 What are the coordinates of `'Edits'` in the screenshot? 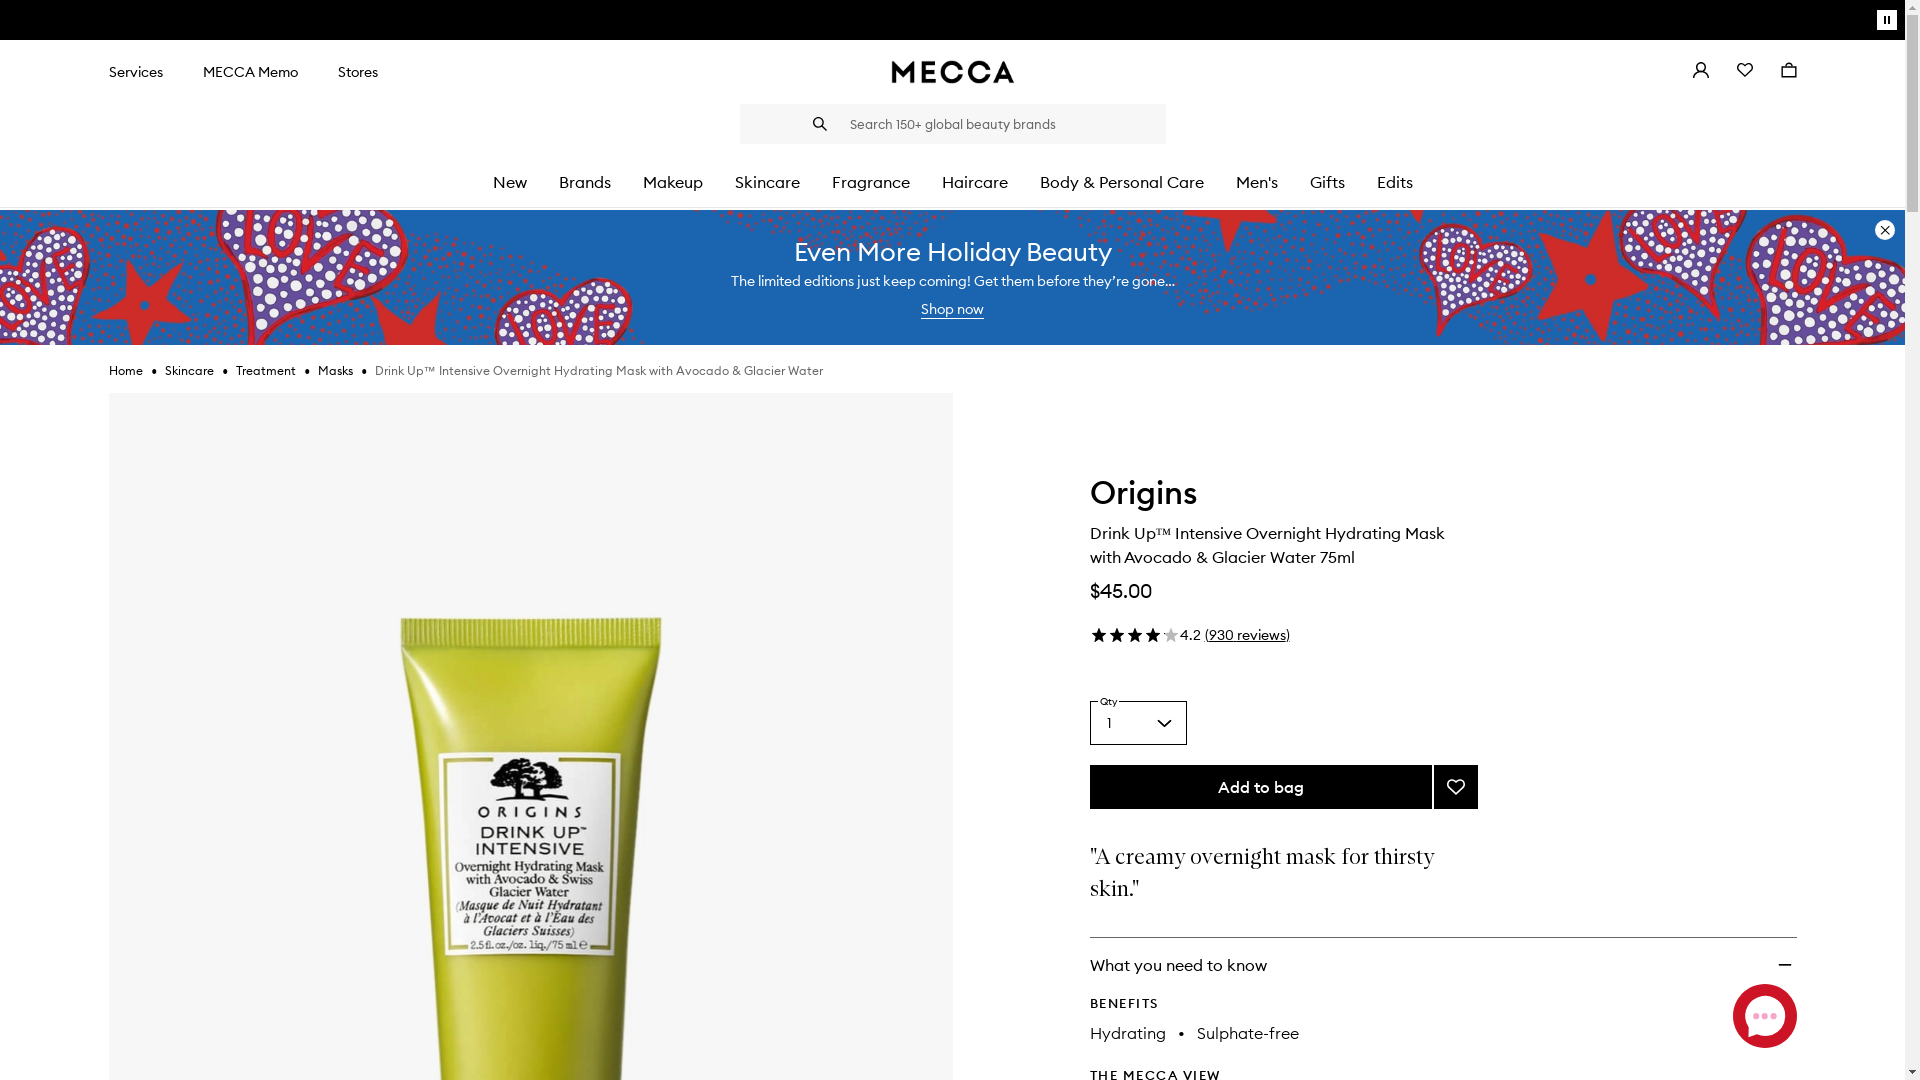 It's located at (1375, 182).